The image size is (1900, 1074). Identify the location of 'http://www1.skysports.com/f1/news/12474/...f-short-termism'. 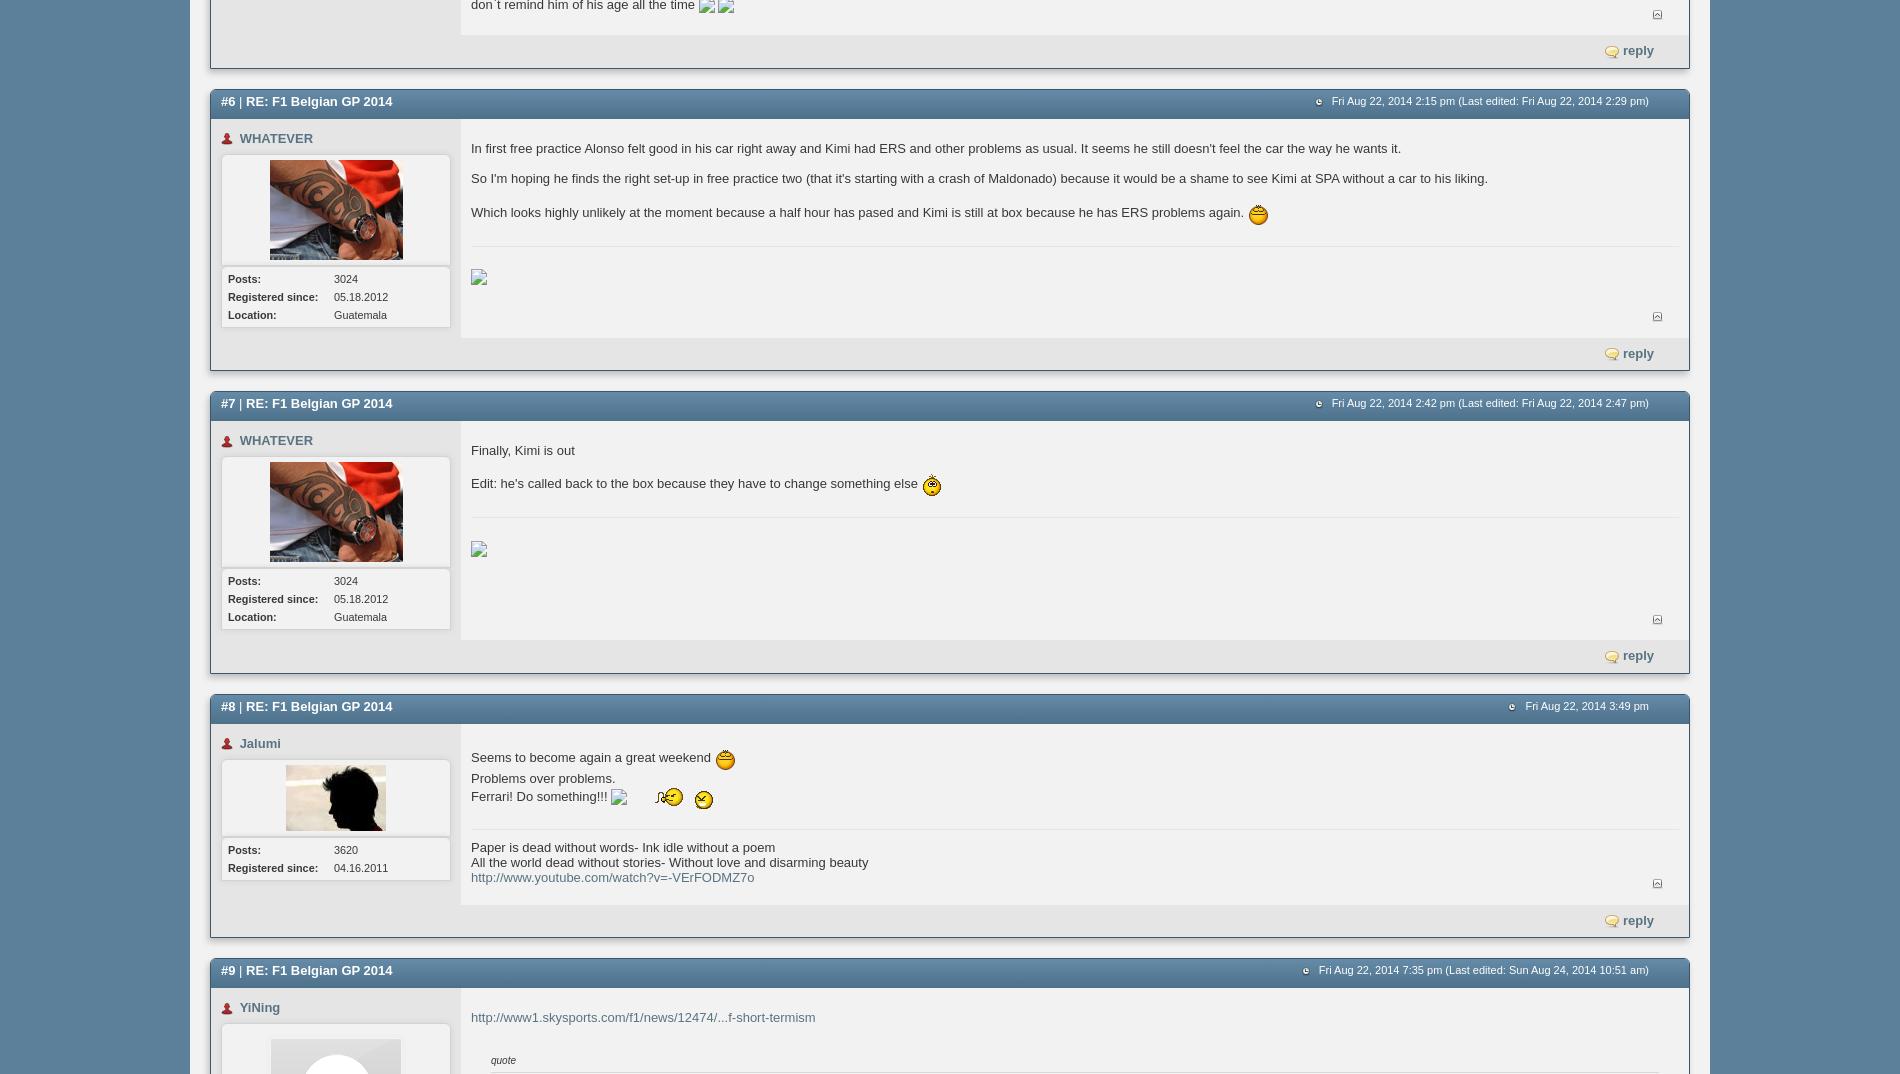
(642, 1016).